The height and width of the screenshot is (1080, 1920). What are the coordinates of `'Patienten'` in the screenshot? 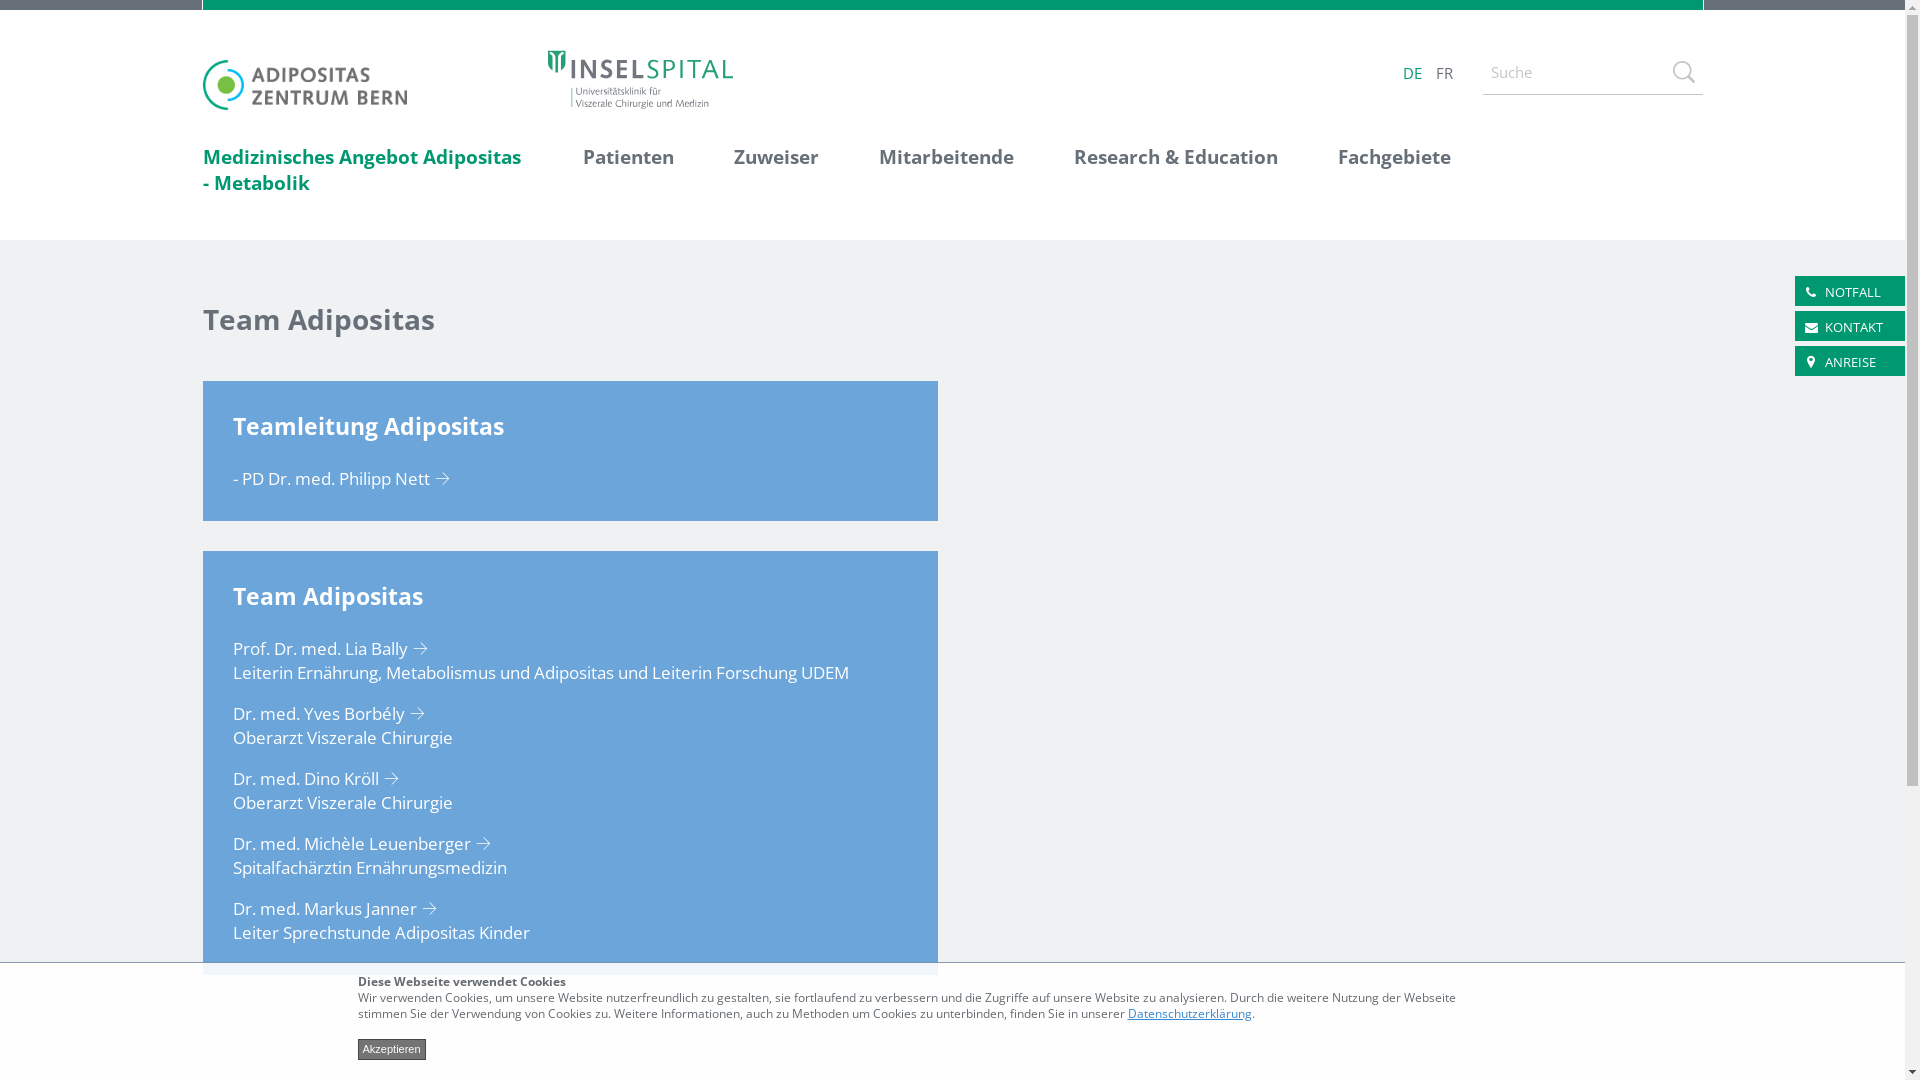 It's located at (626, 171).